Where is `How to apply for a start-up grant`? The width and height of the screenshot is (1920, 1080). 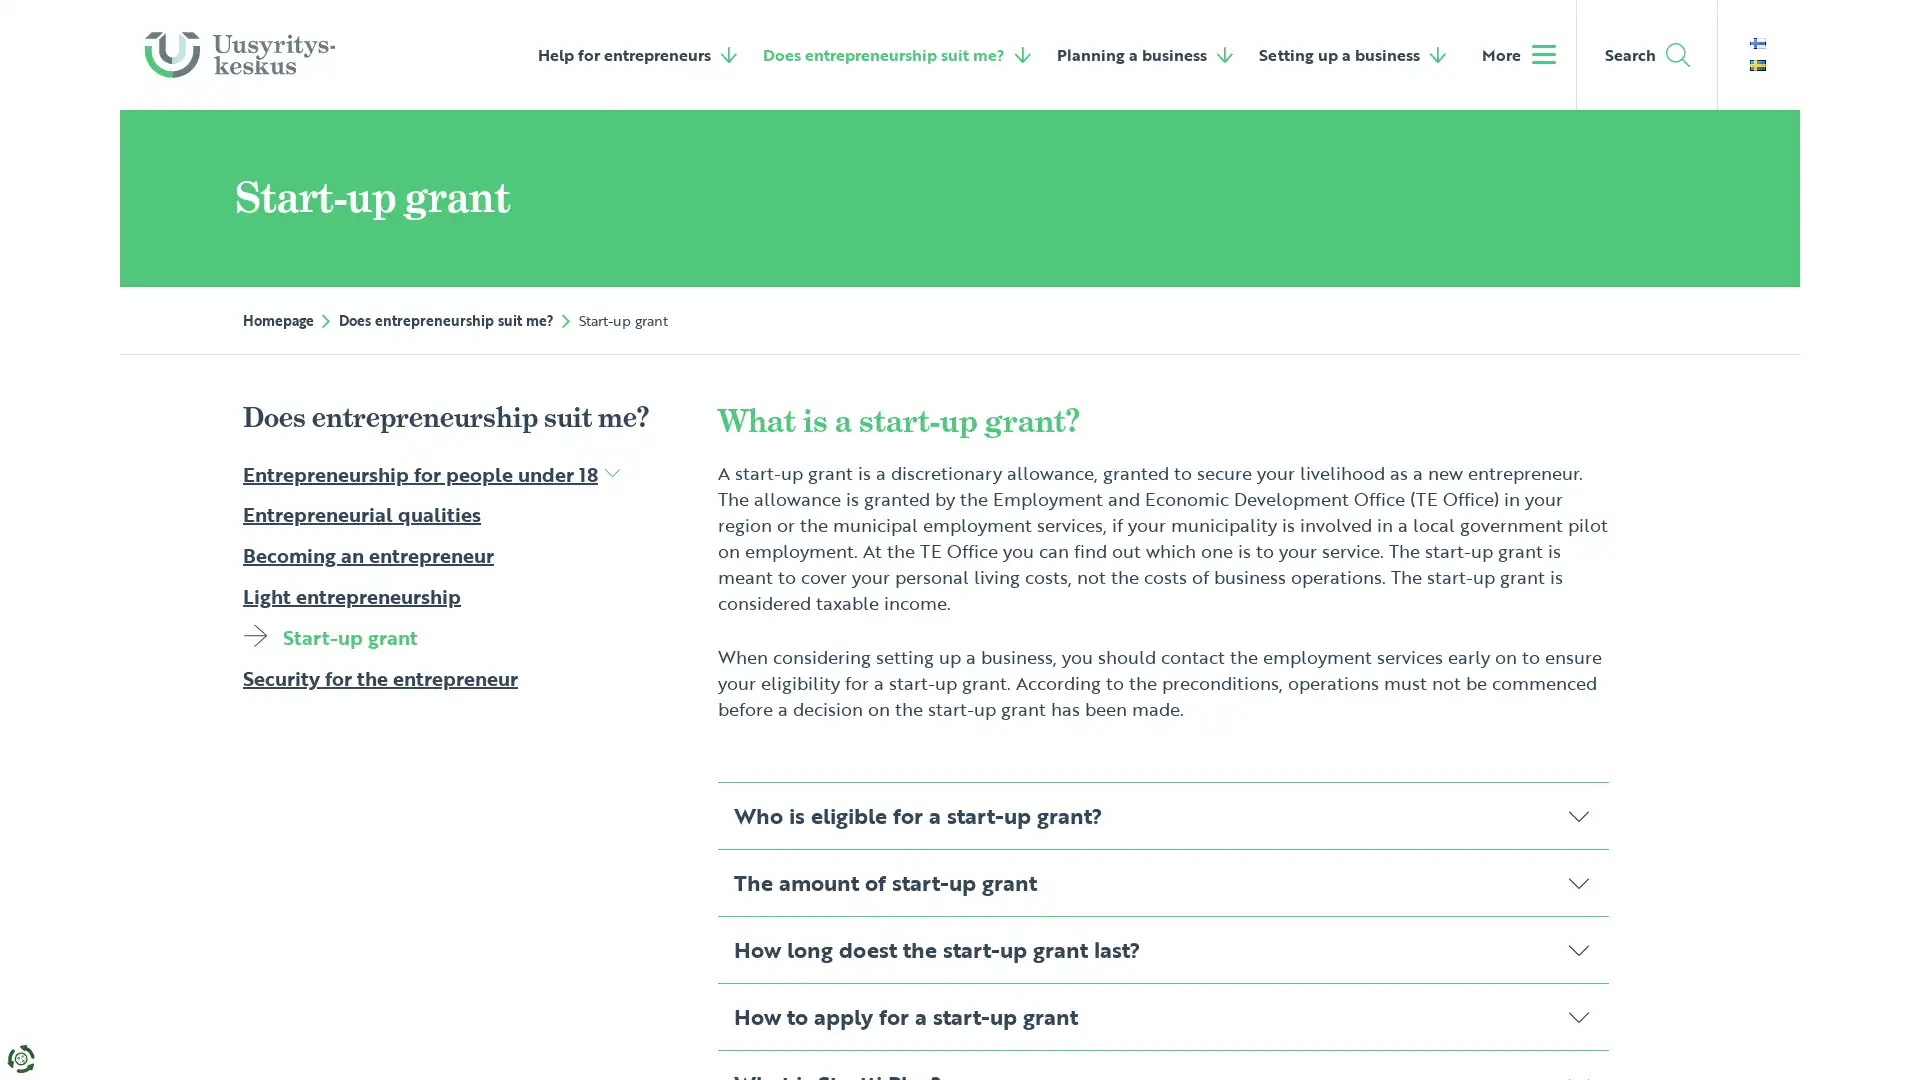 How to apply for a start-up grant is located at coordinates (1162, 1015).